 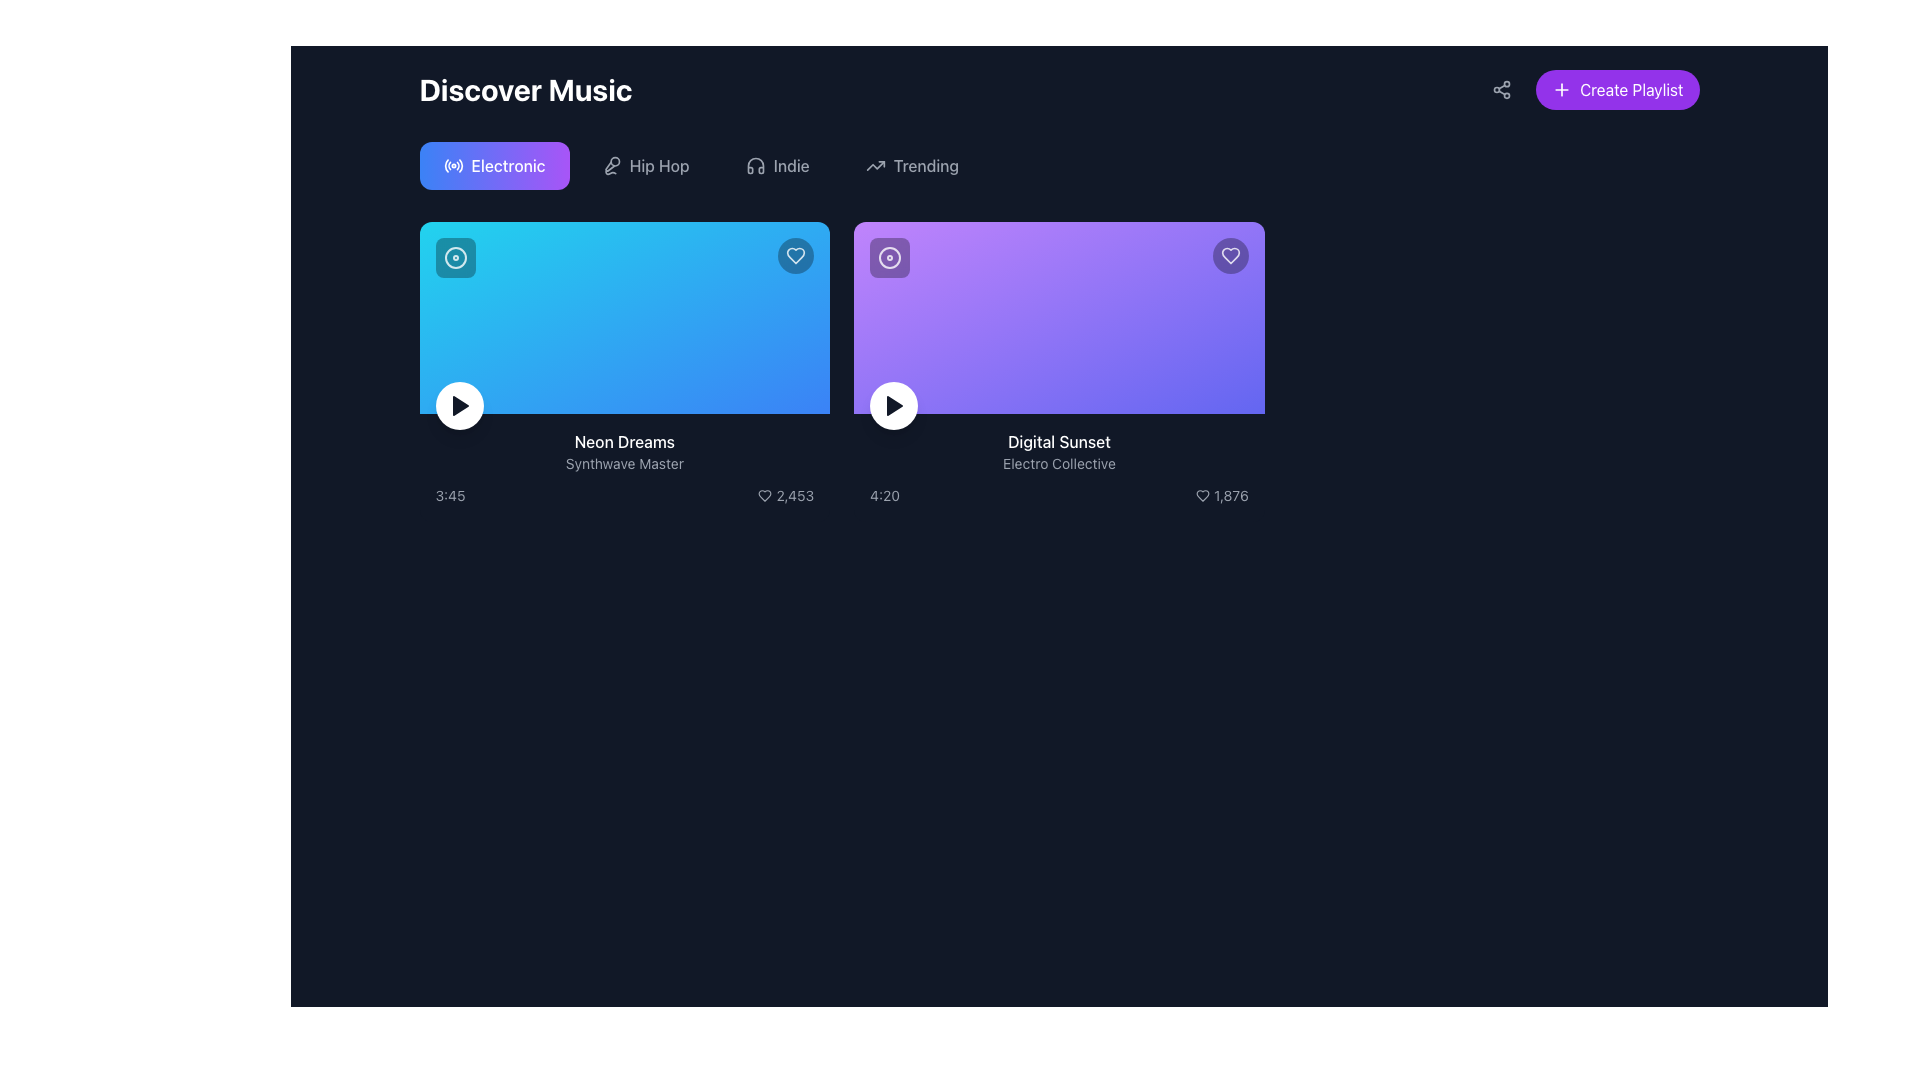 I want to click on the 'like' button located at the top-right corner of the blue card labeled 'Neon Dreams', so click(x=795, y=254).